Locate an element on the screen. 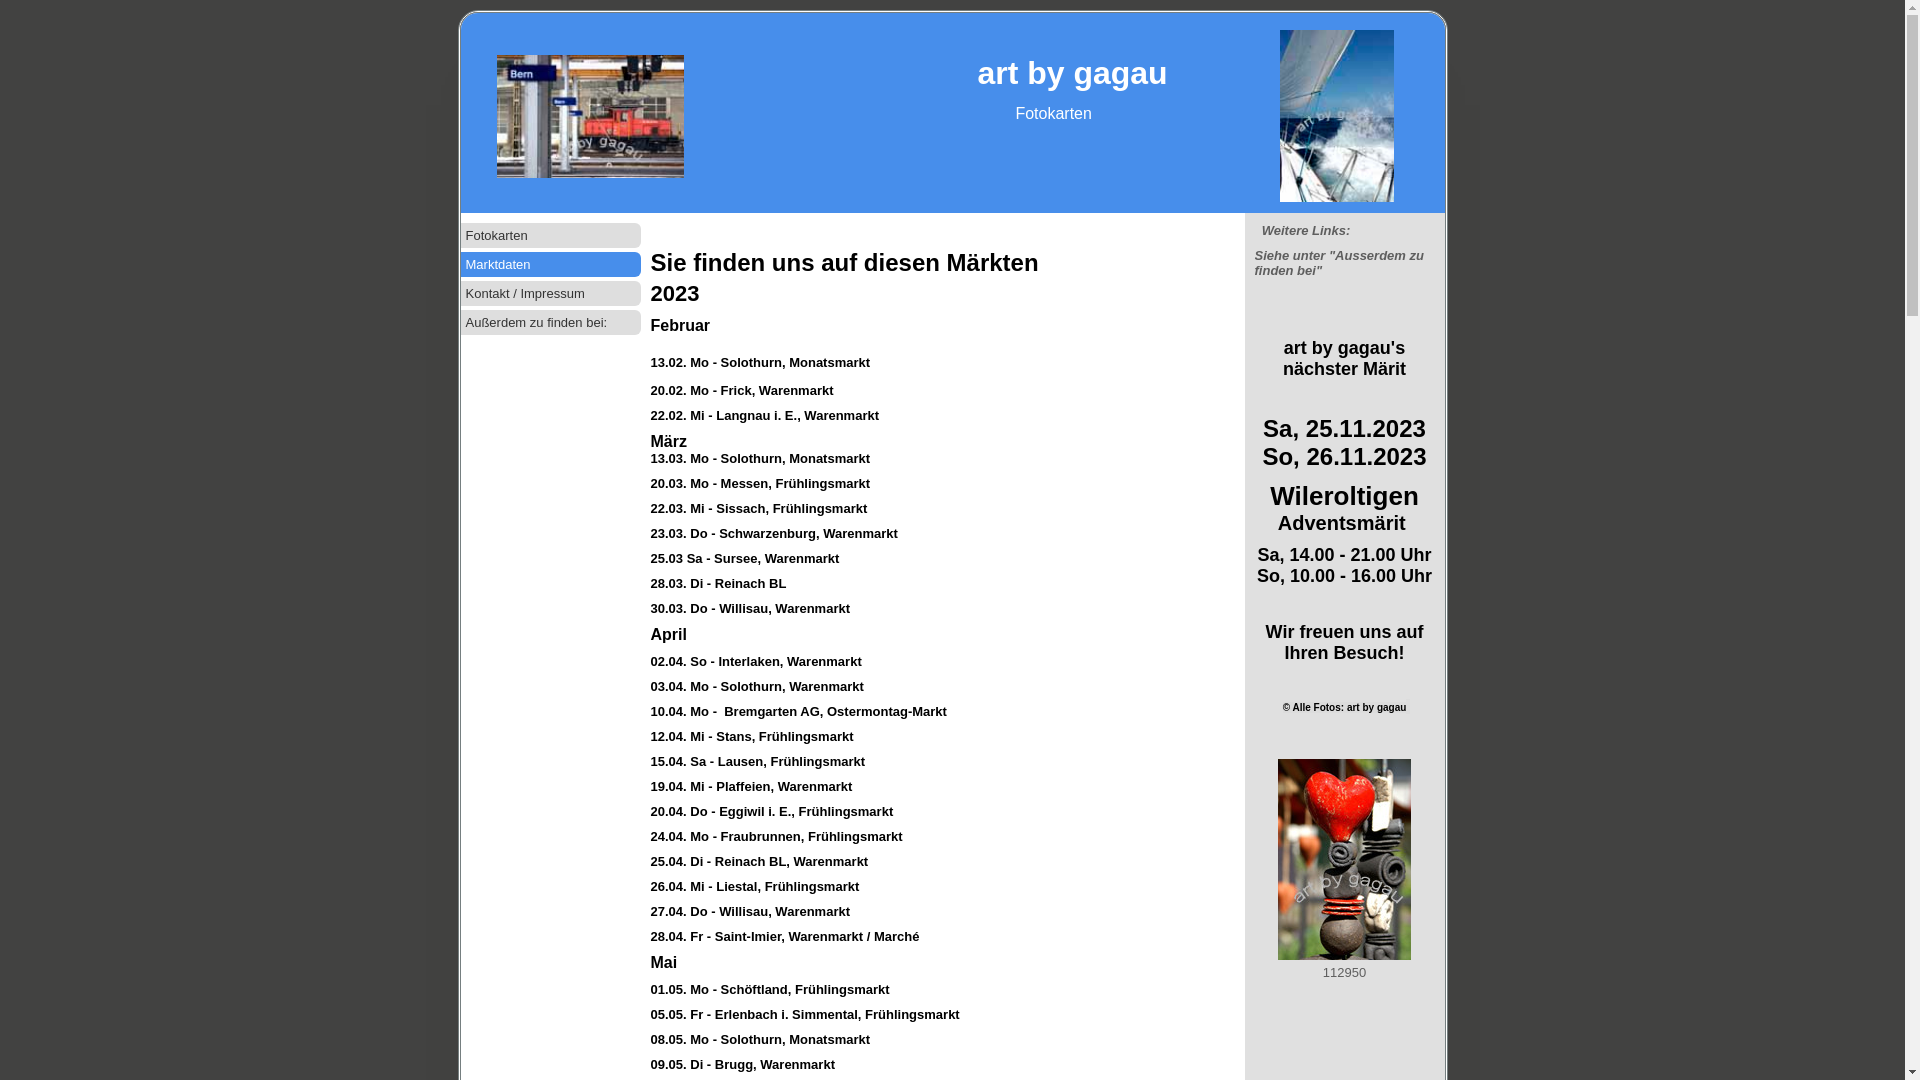 The width and height of the screenshot is (1920, 1080). 'Fotokarten' is located at coordinates (550, 234).